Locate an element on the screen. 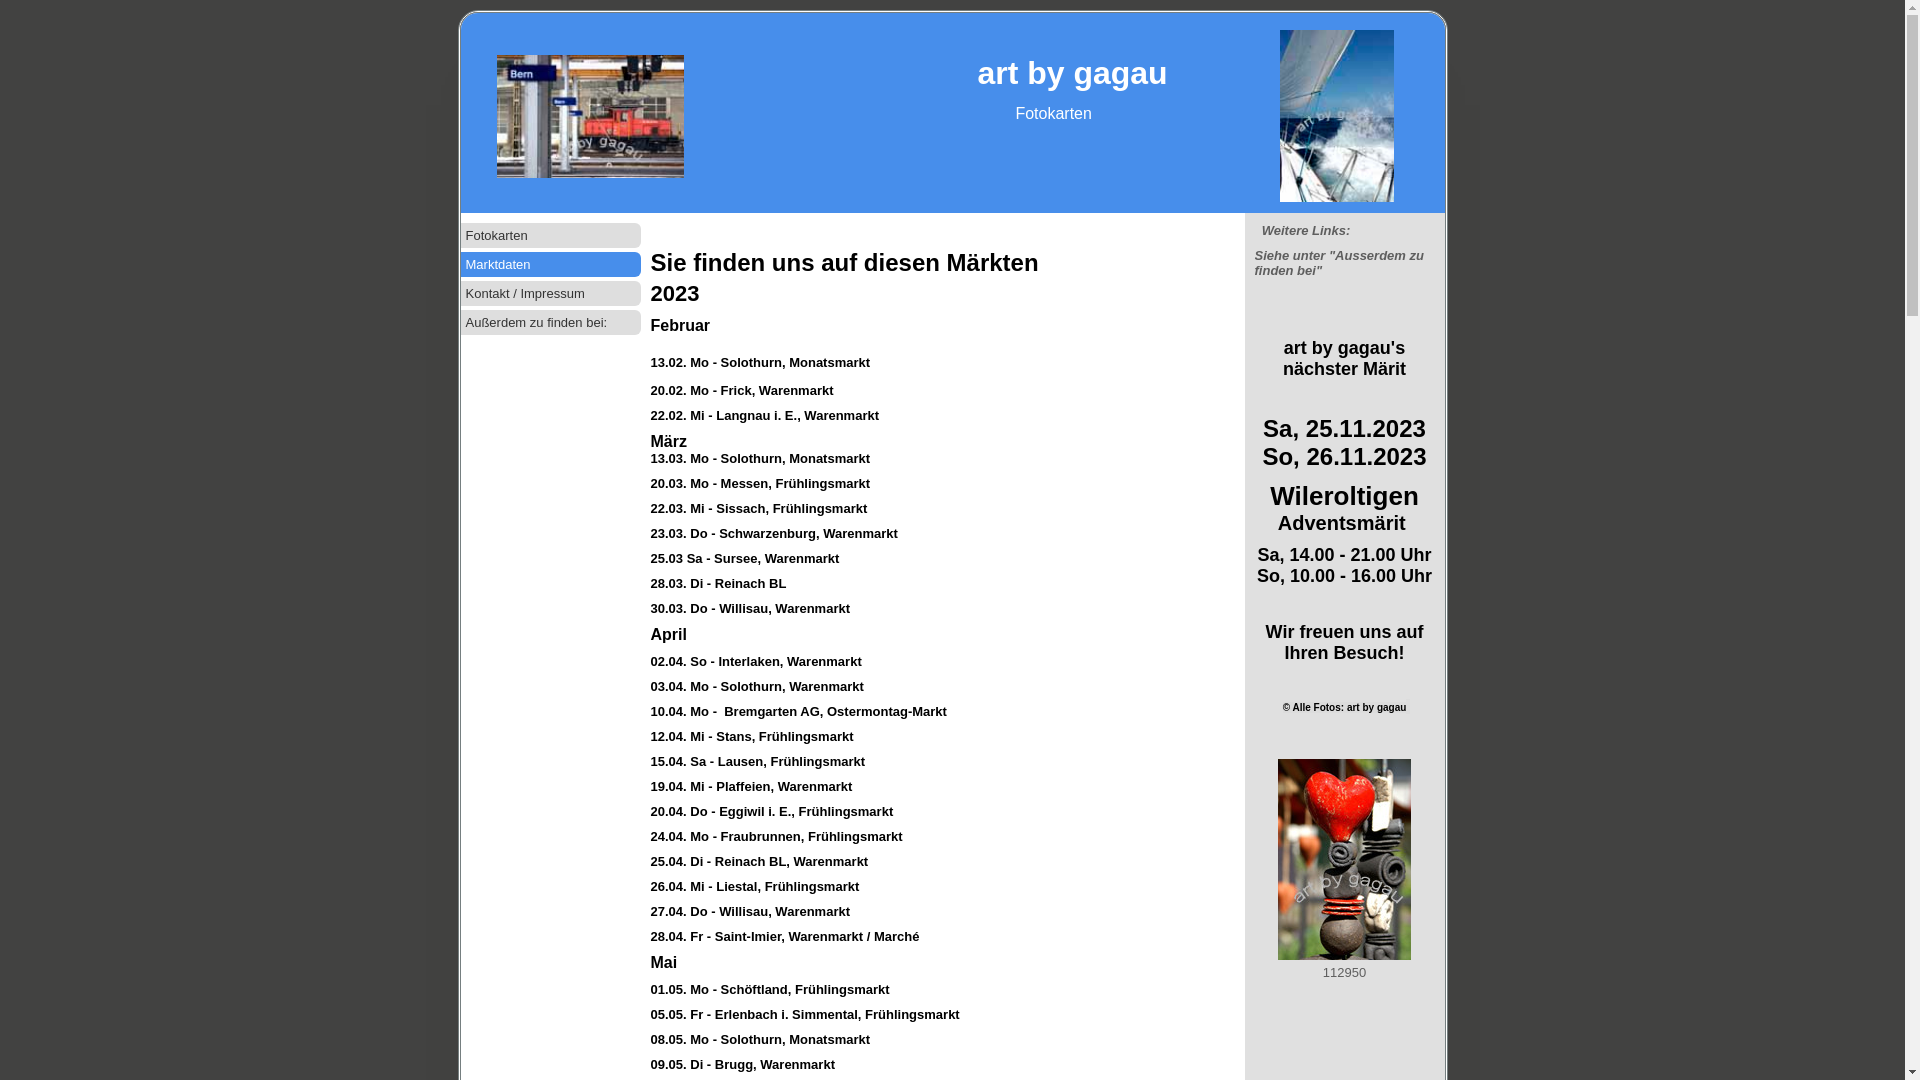 The width and height of the screenshot is (1920, 1080). 'Fotokarten' is located at coordinates (550, 234).